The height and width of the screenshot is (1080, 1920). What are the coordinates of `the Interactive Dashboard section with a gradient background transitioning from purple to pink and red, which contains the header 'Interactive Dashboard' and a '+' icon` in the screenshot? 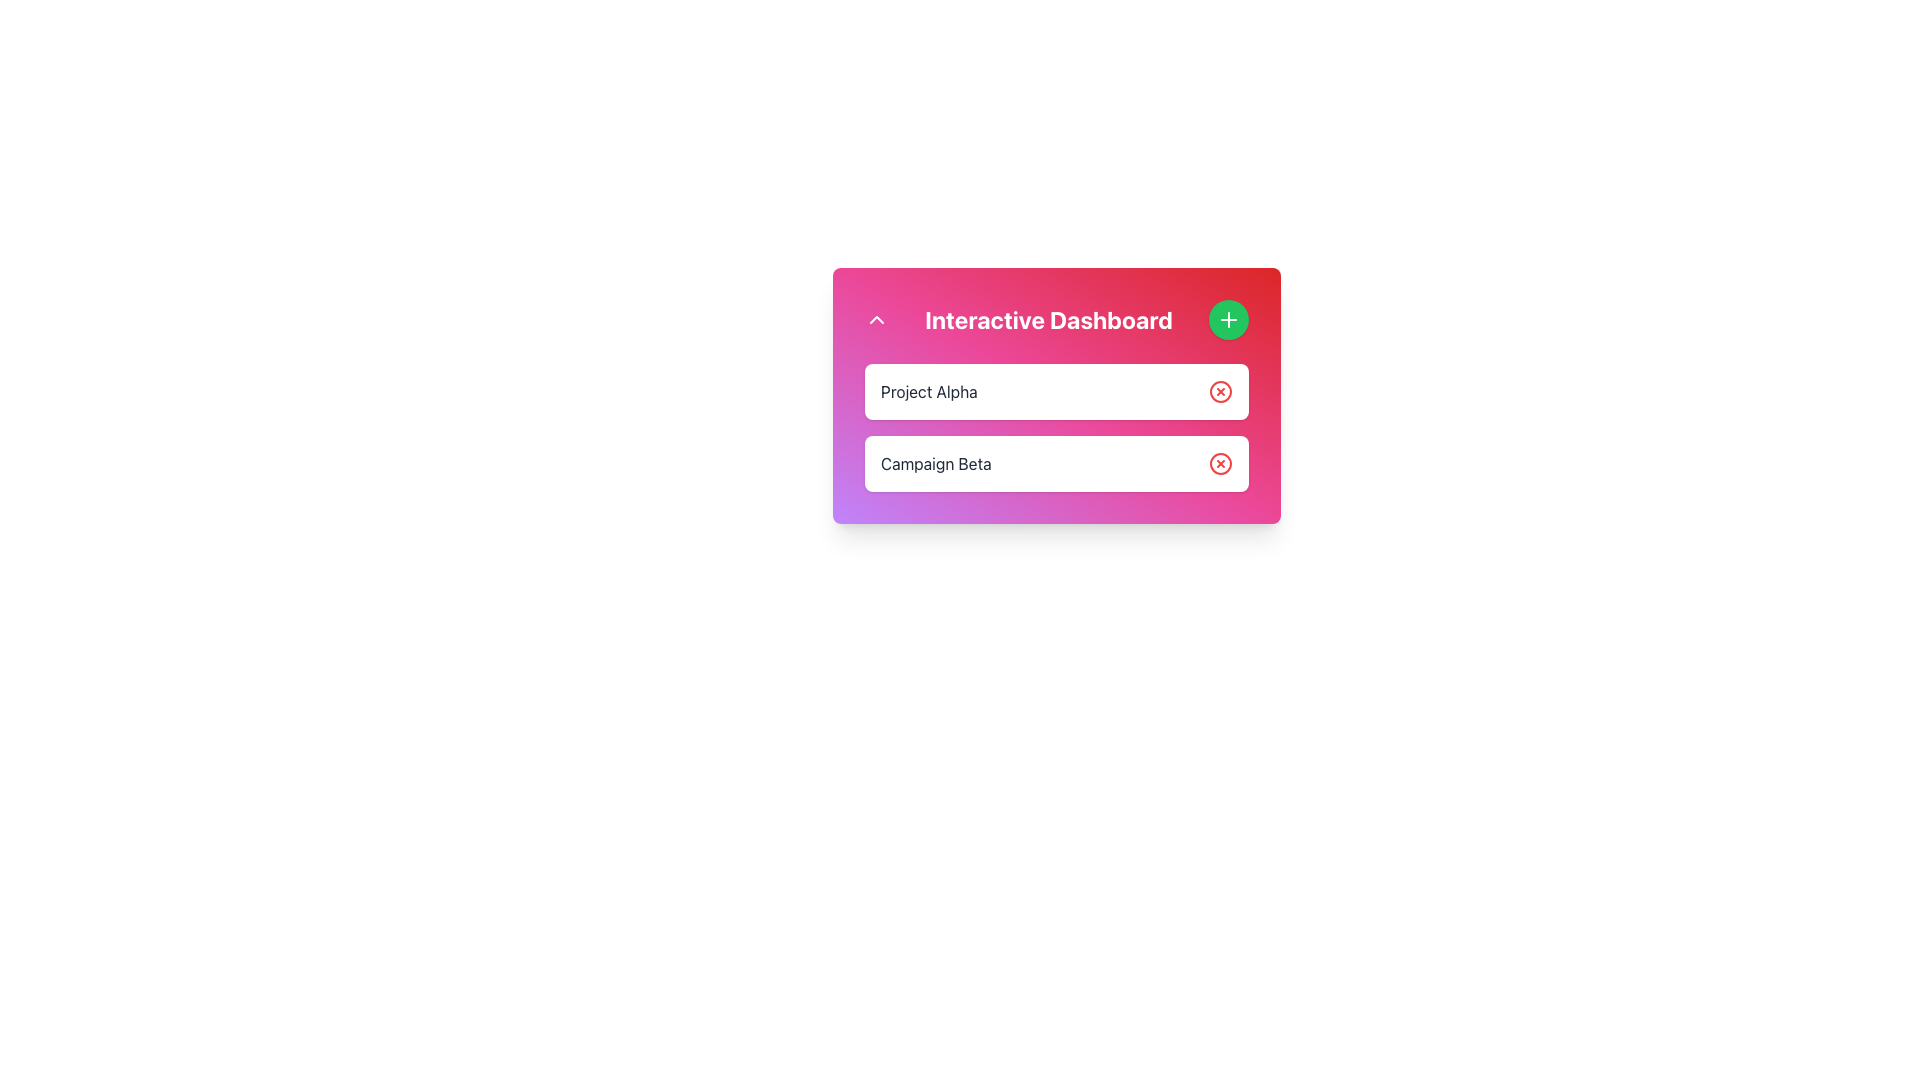 It's located at (1055, 396).